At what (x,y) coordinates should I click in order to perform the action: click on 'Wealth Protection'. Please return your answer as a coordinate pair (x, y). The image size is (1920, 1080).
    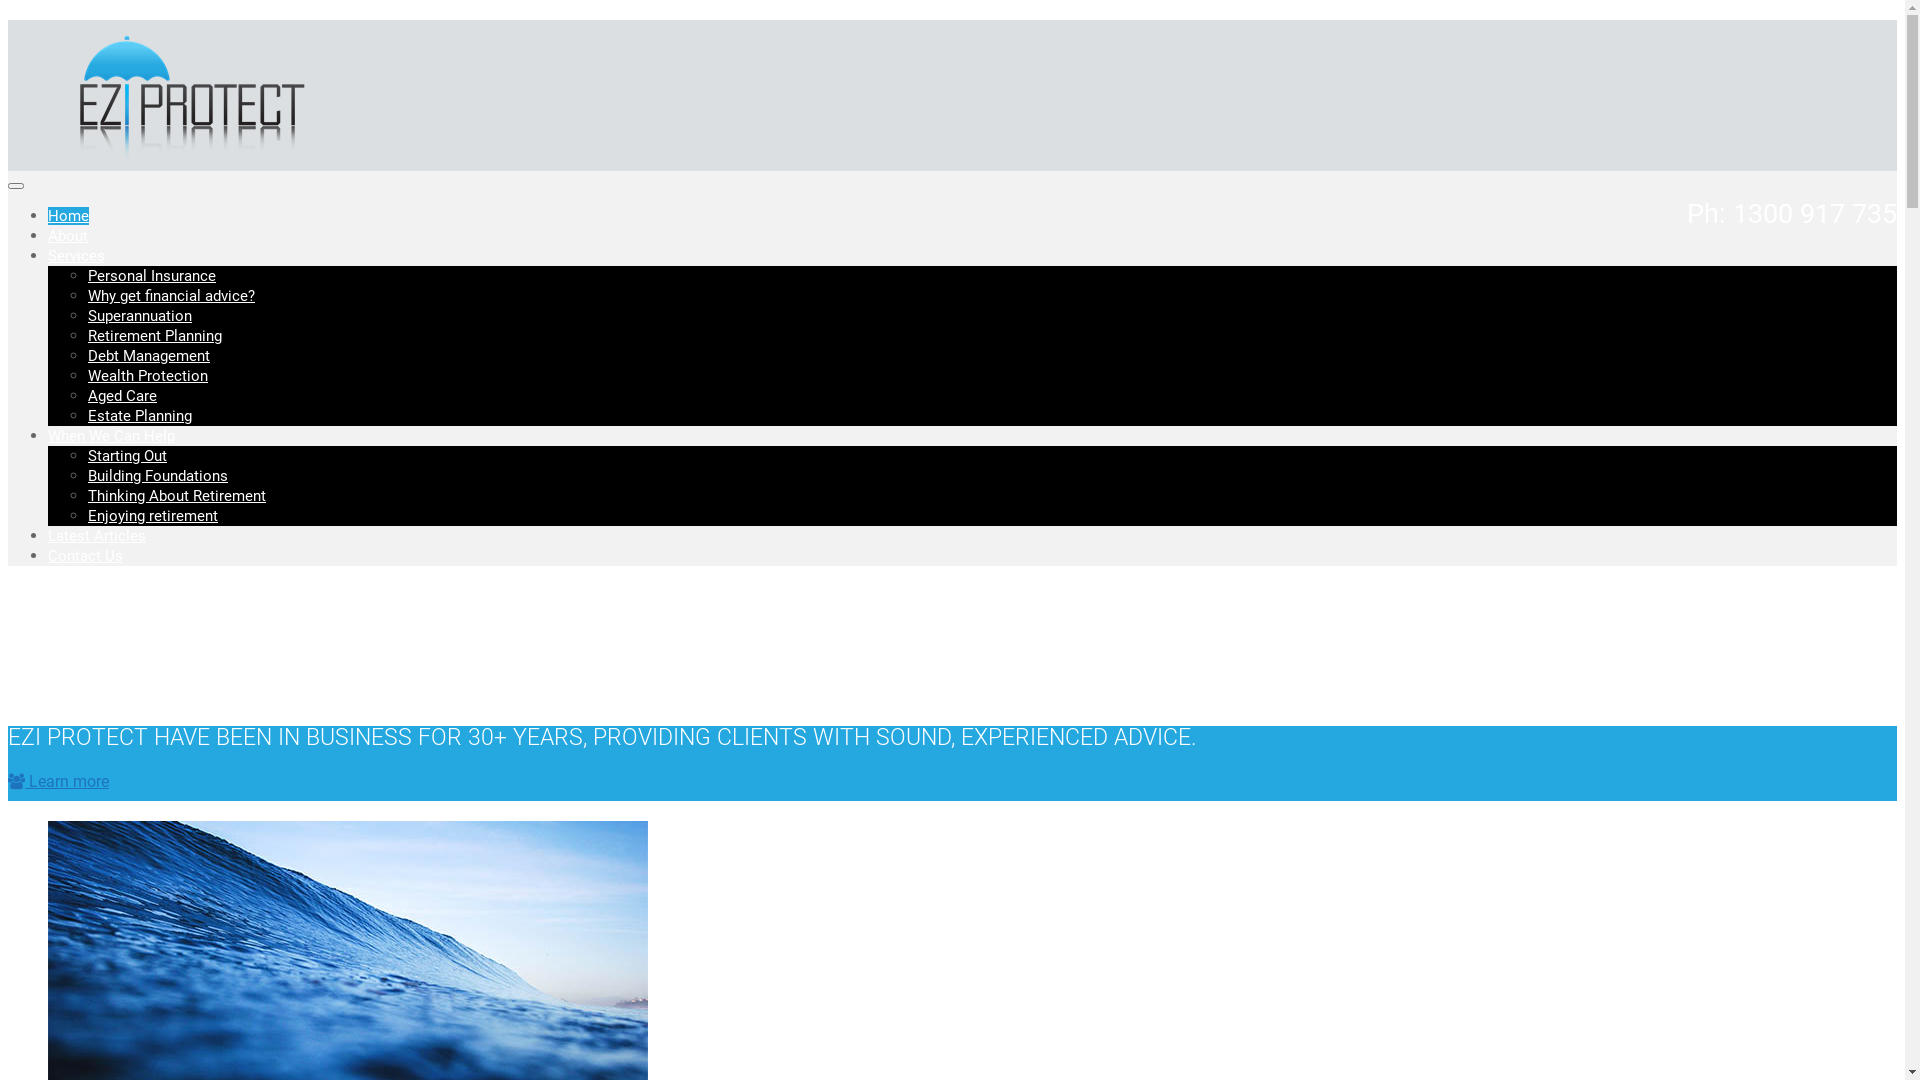
    Looking at the image, I should click on (86, 375).